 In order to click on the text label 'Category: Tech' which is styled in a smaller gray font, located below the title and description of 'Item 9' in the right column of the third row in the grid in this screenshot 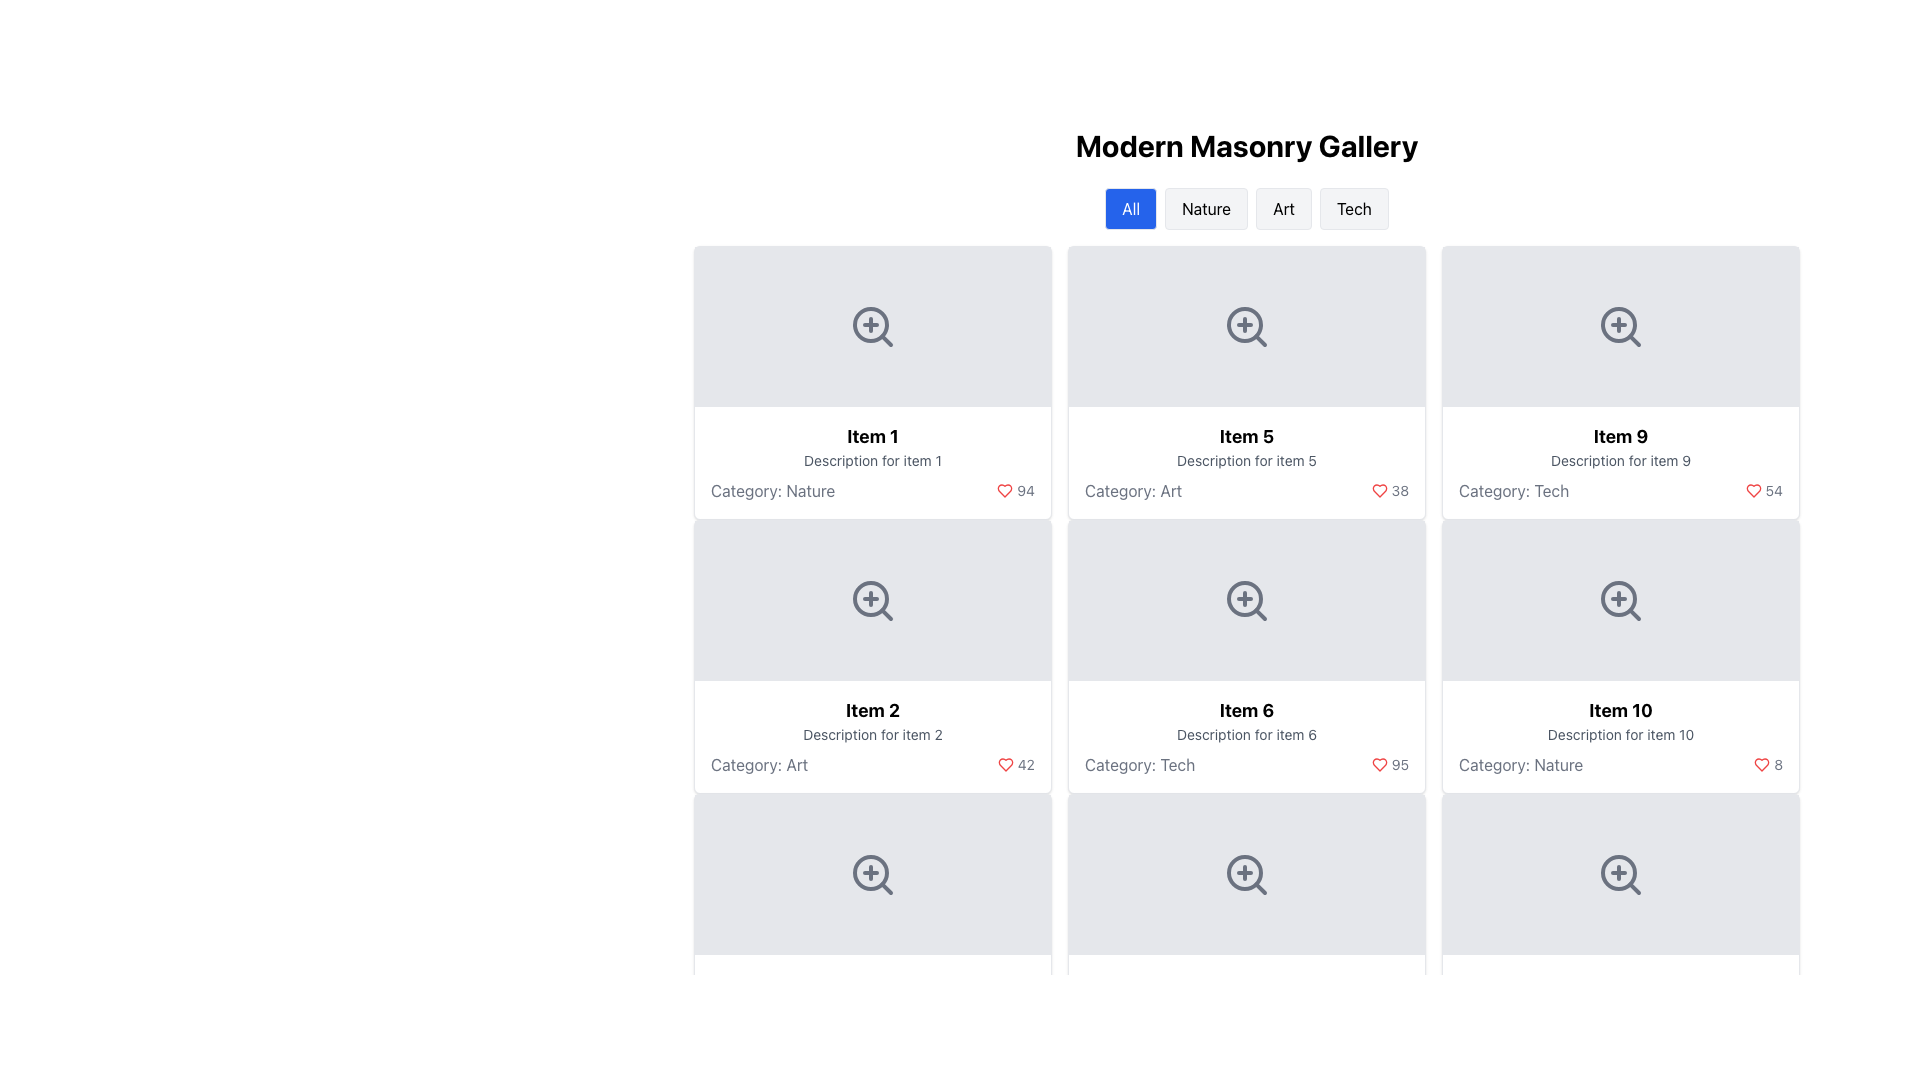, I will do `click(1514, 490)`.